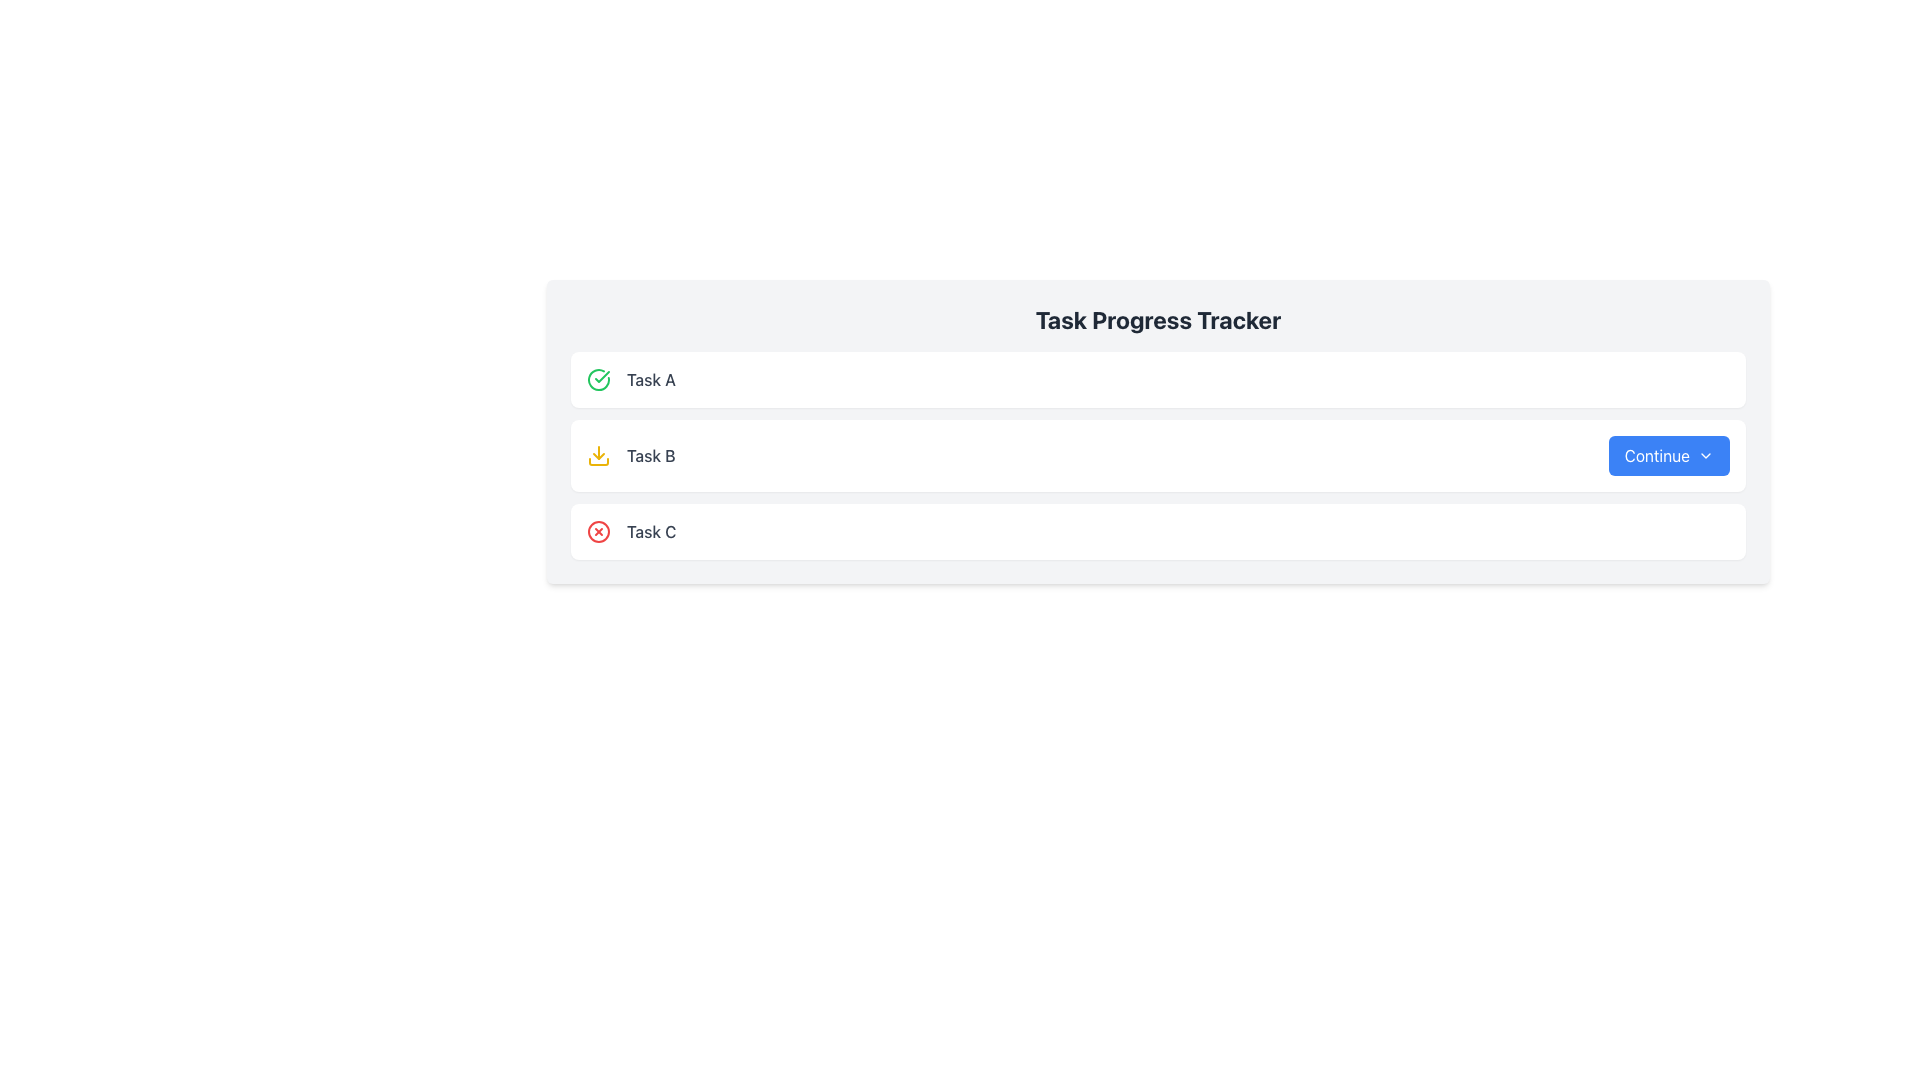  Describe the element at coordinates (598, 455) in the screenshot. I see `the stylized yellow download icon, which is an outlined arrow pointing downward` at that location.